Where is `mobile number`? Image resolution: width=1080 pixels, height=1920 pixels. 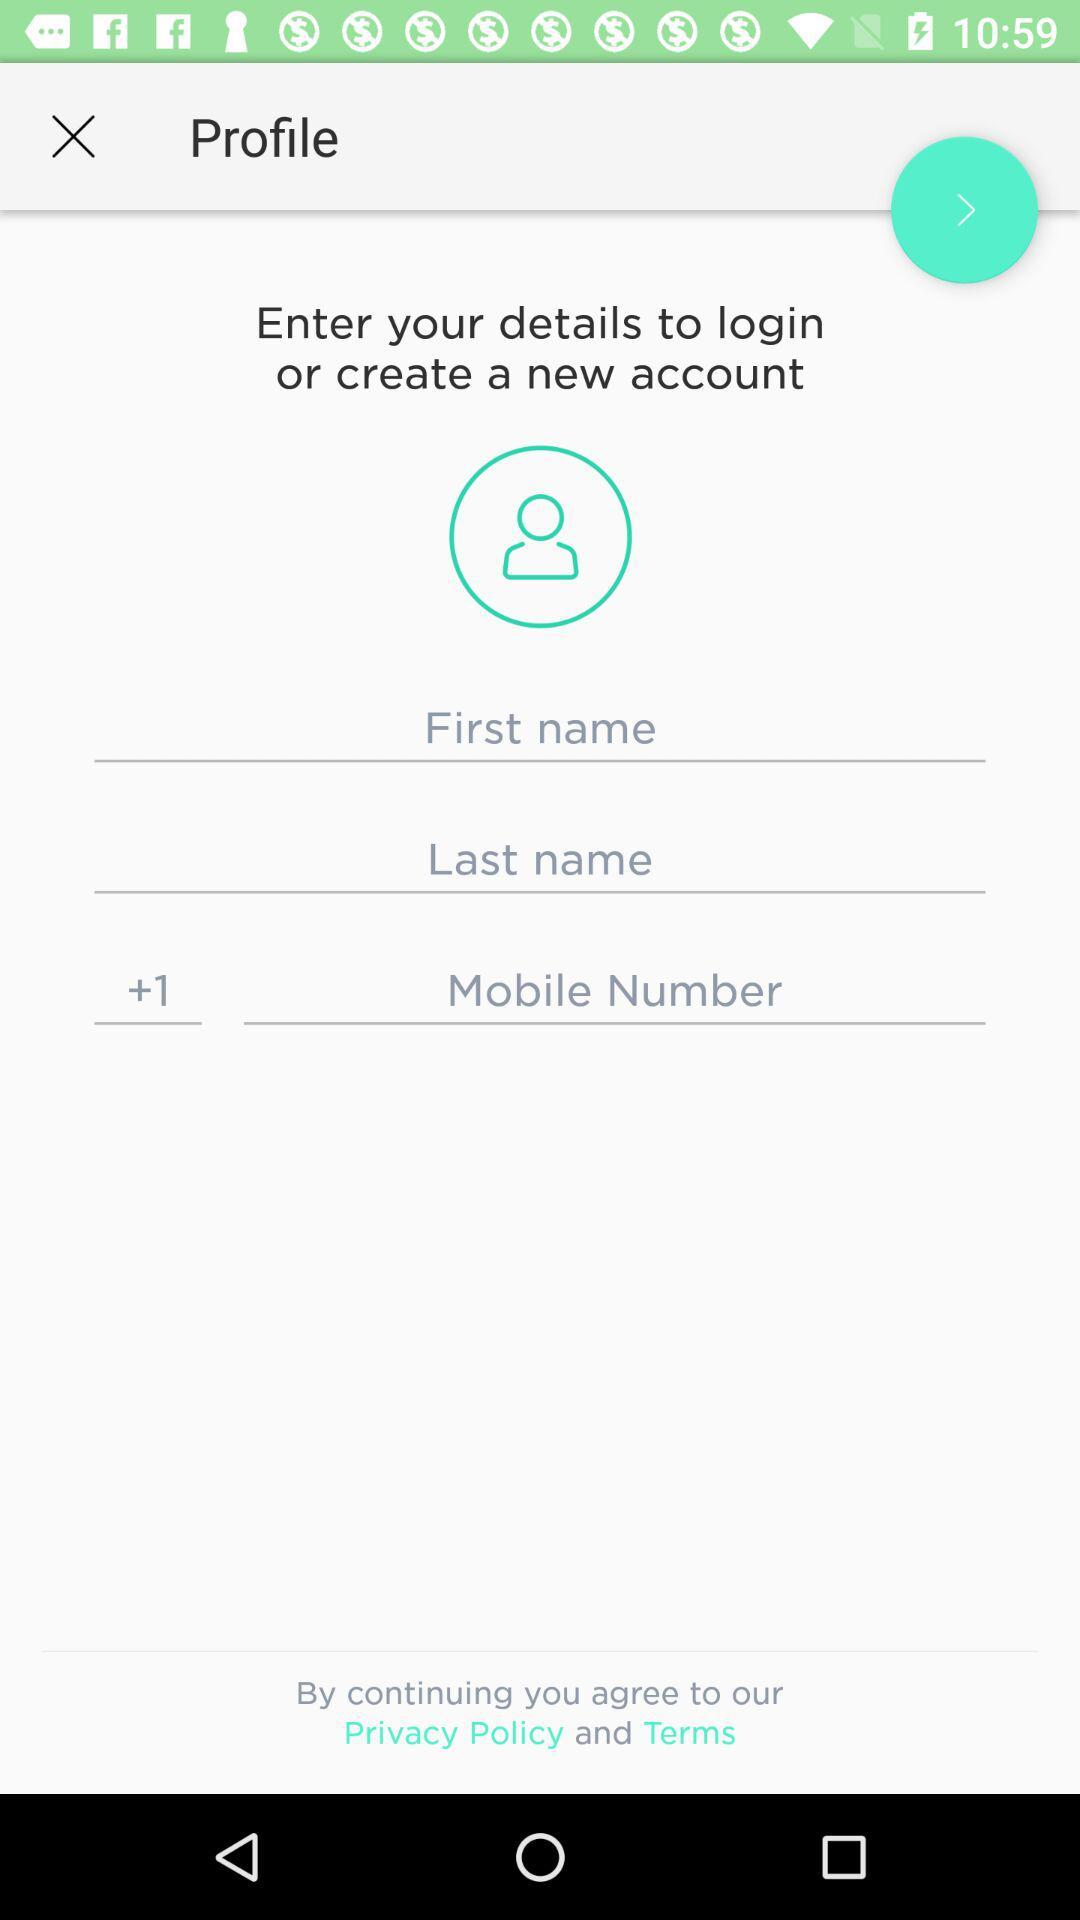
mobile number is located at coordinates (613, 990).